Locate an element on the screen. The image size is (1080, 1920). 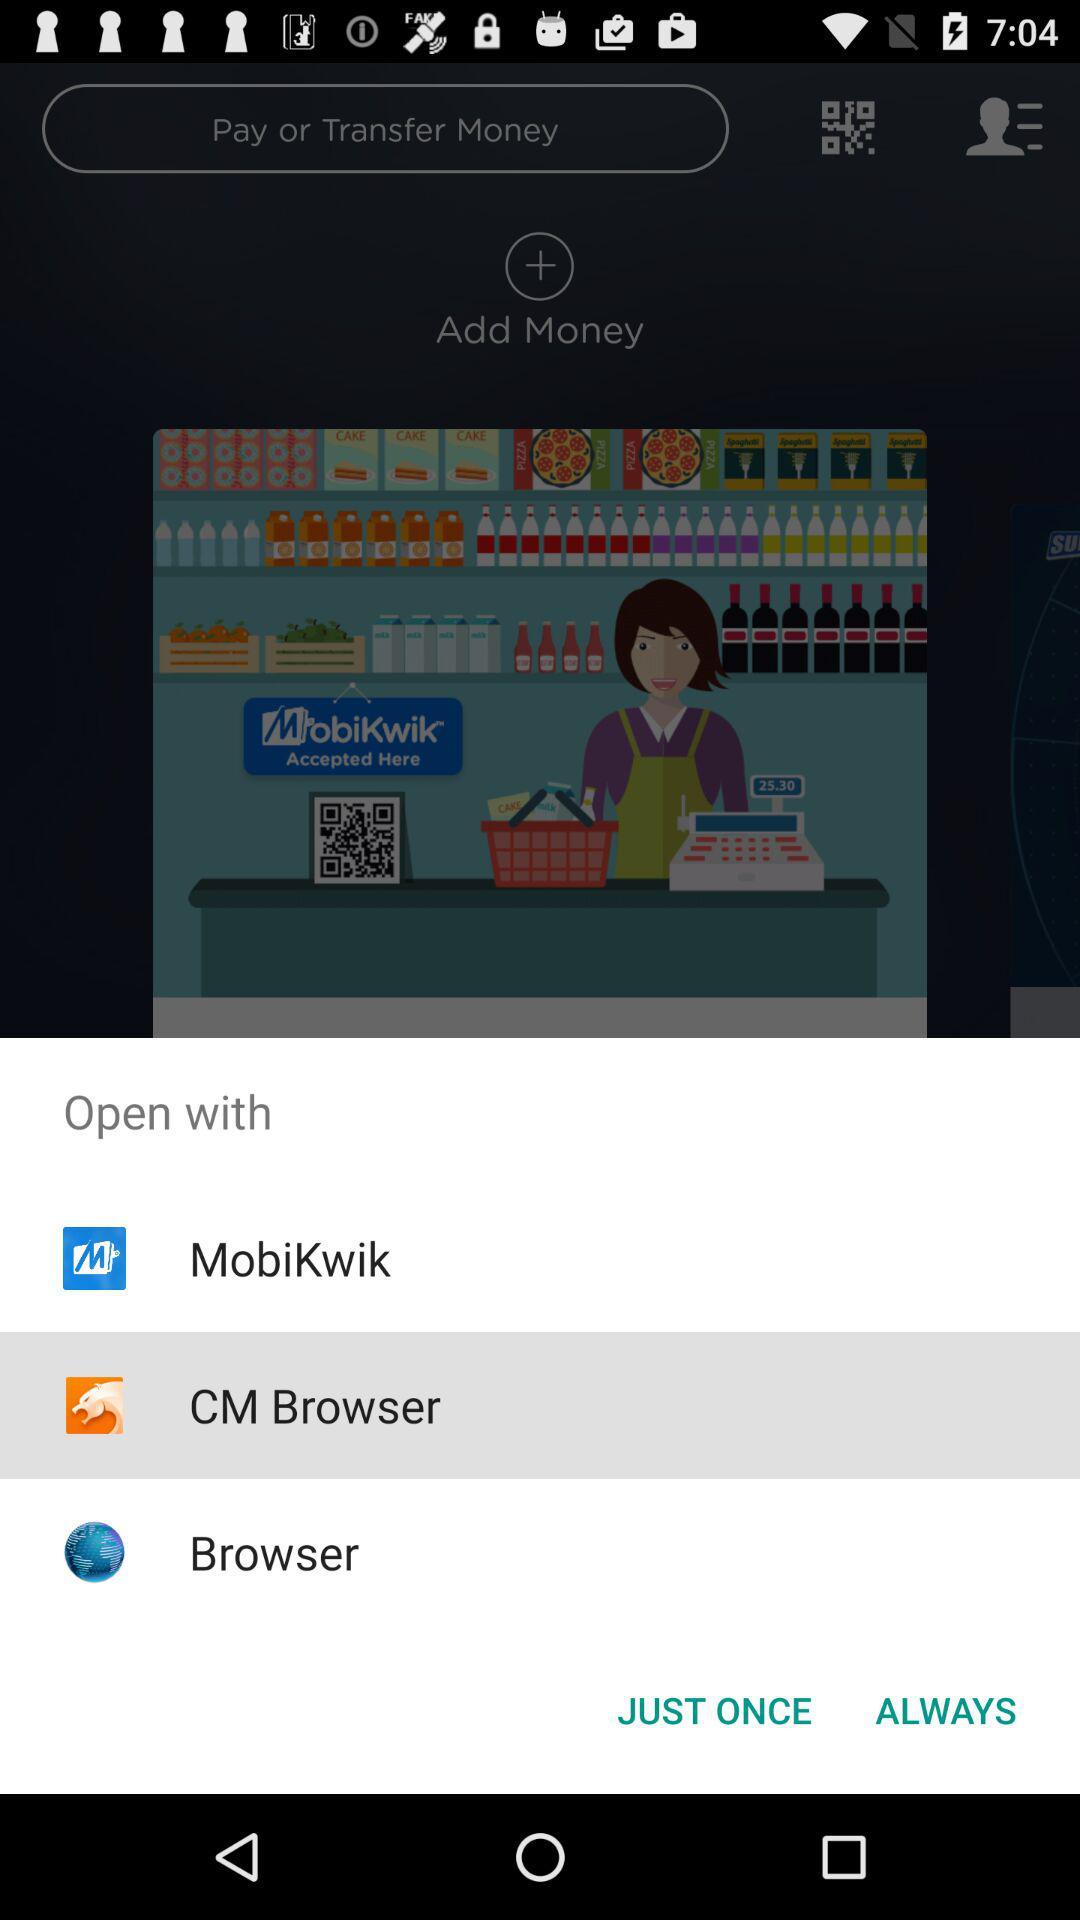
the settings icon is located at coordinates (888, 144).